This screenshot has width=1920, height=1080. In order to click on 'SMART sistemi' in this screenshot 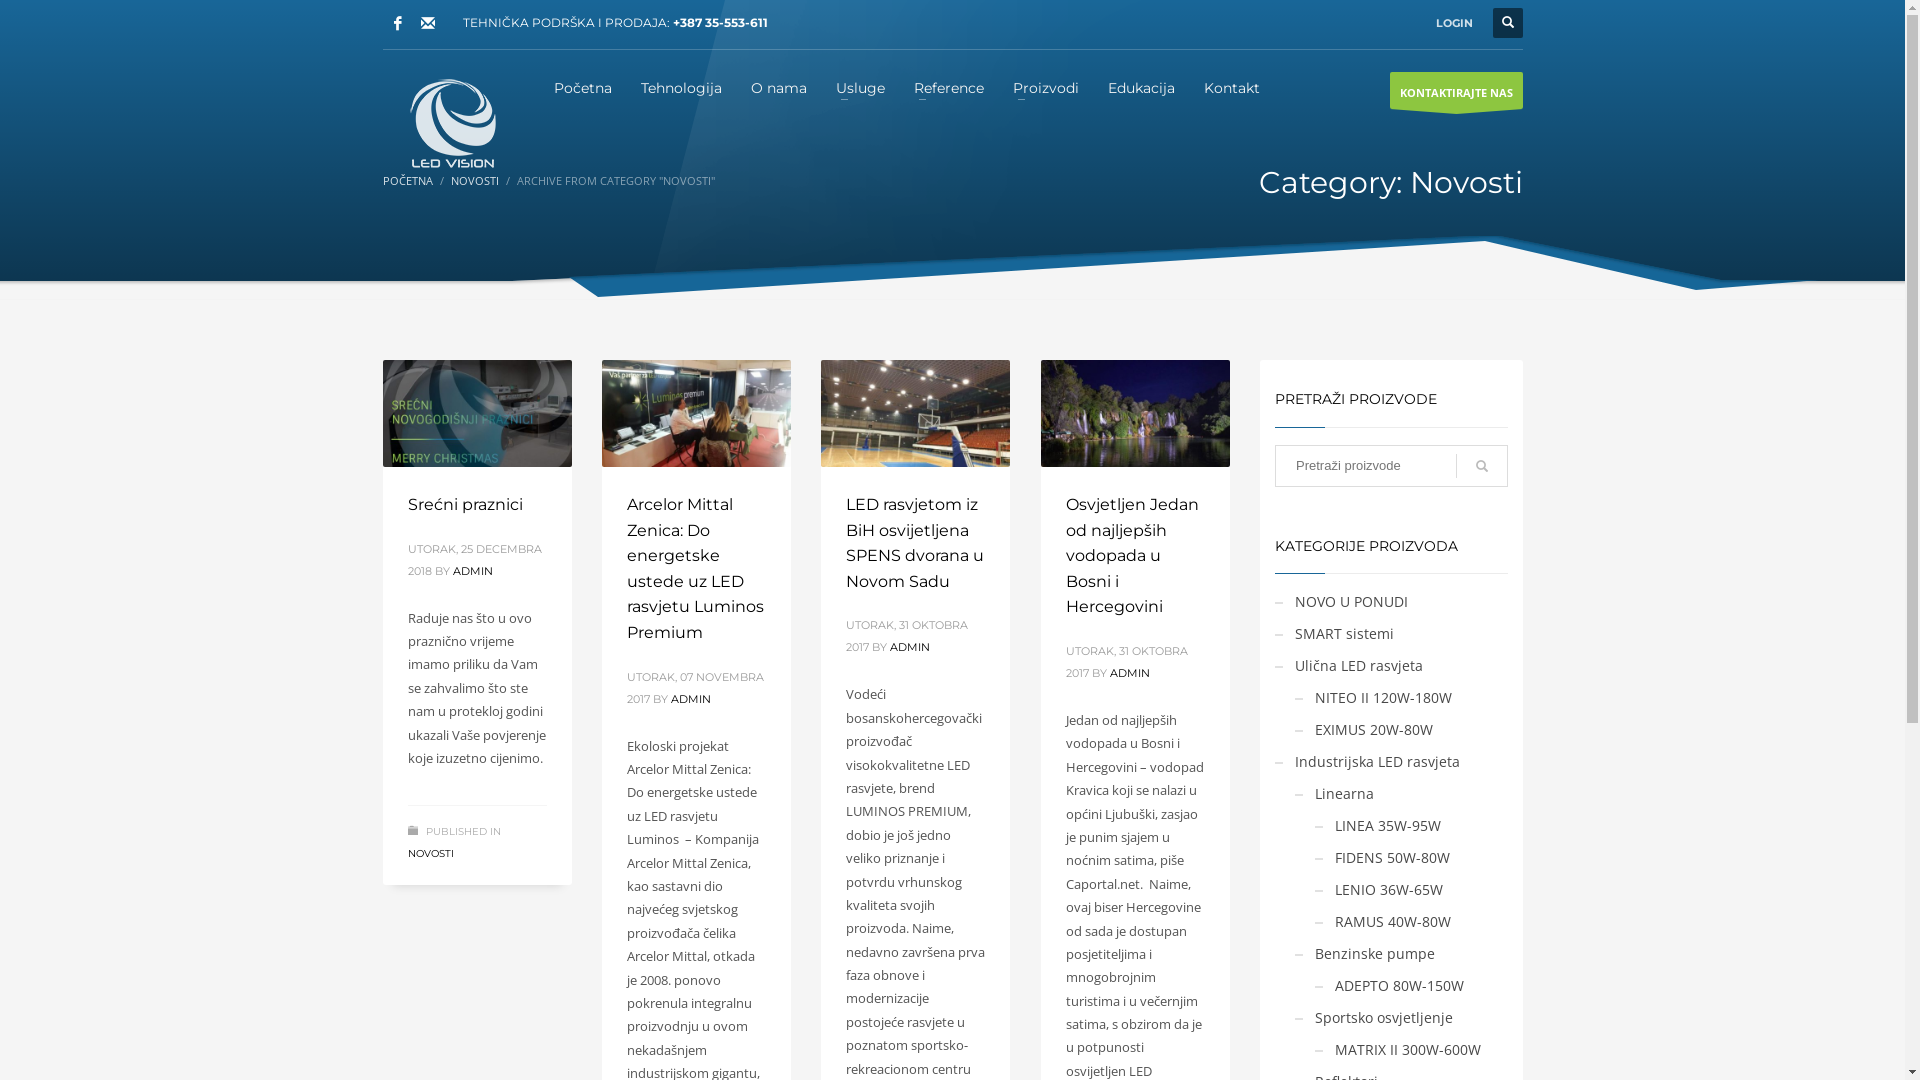, I will do `click(1334, 633)`.